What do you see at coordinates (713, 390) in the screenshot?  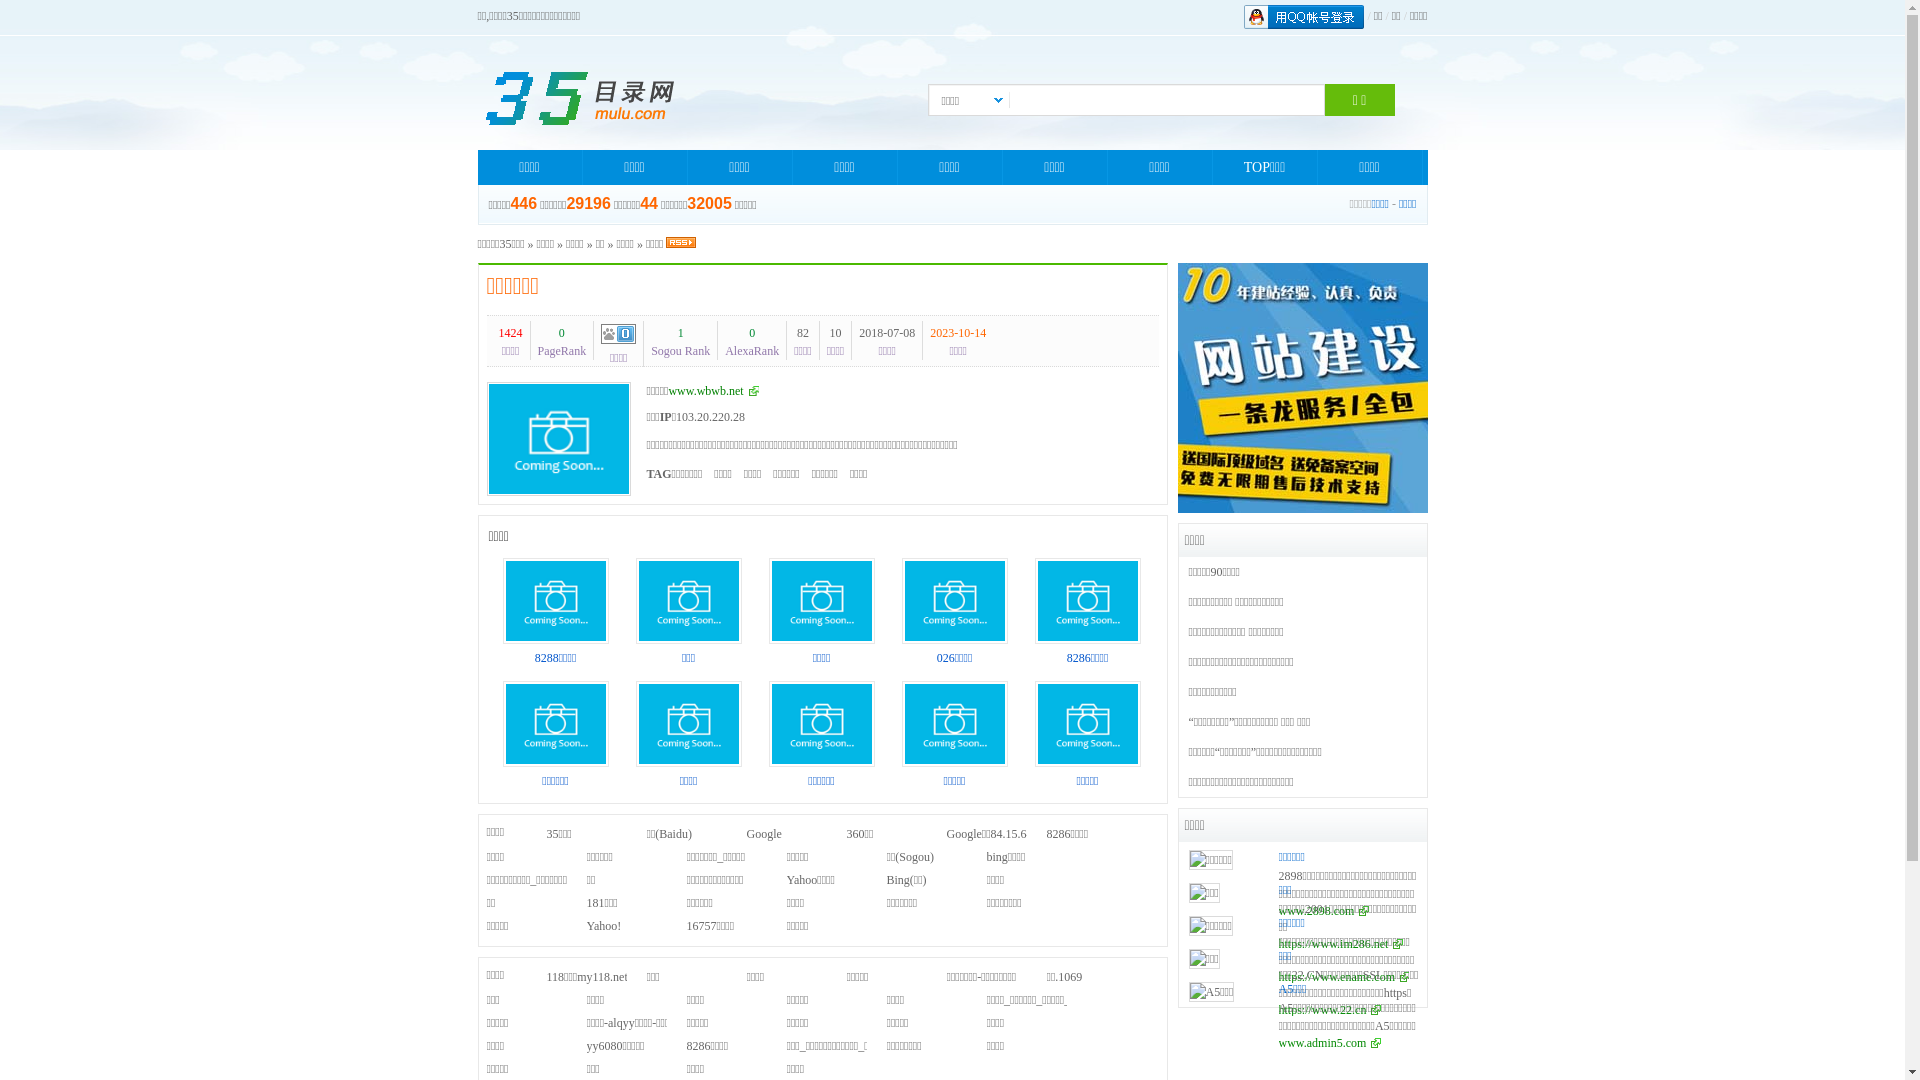 I see `'www.wbwb.net'` at bounding box center [713, 390].